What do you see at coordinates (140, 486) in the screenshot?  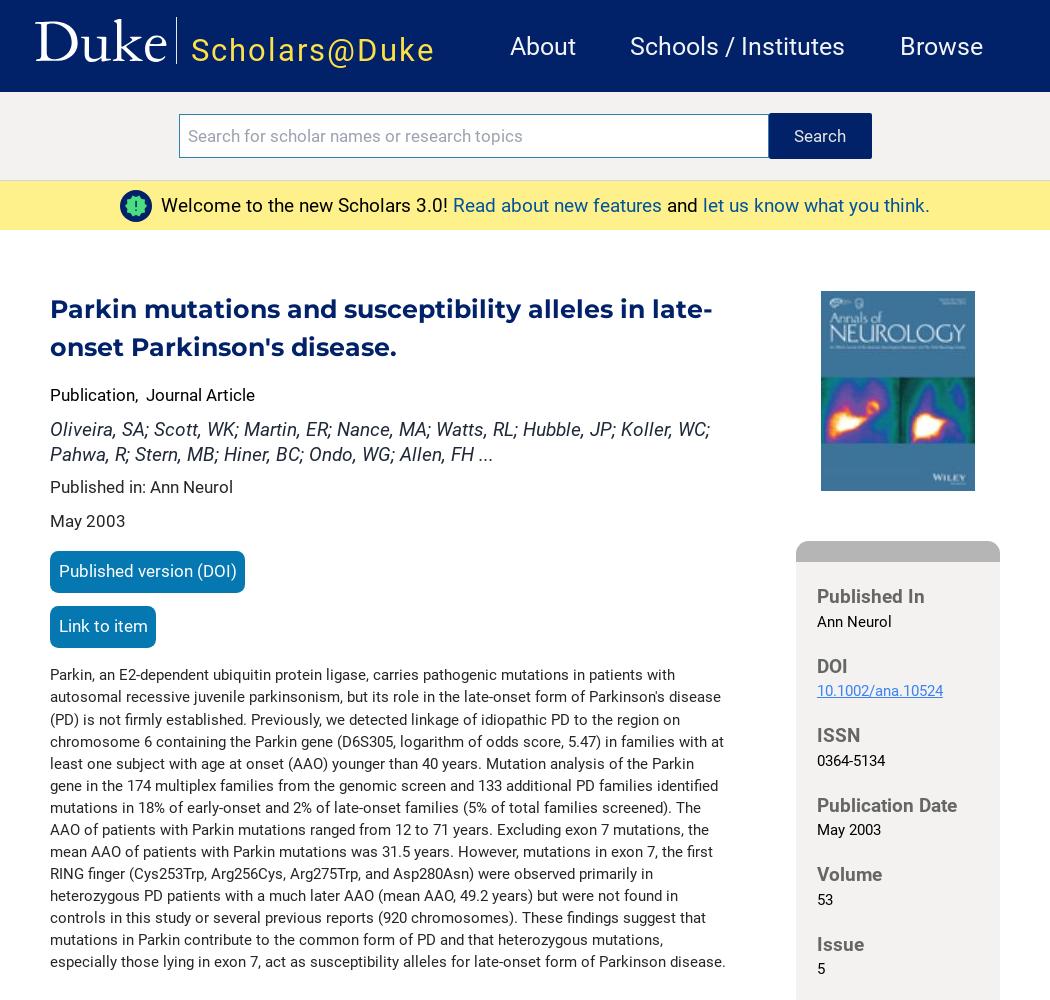 I see `'Published in: Ann Neurol'` at bounding box center [140, 486].